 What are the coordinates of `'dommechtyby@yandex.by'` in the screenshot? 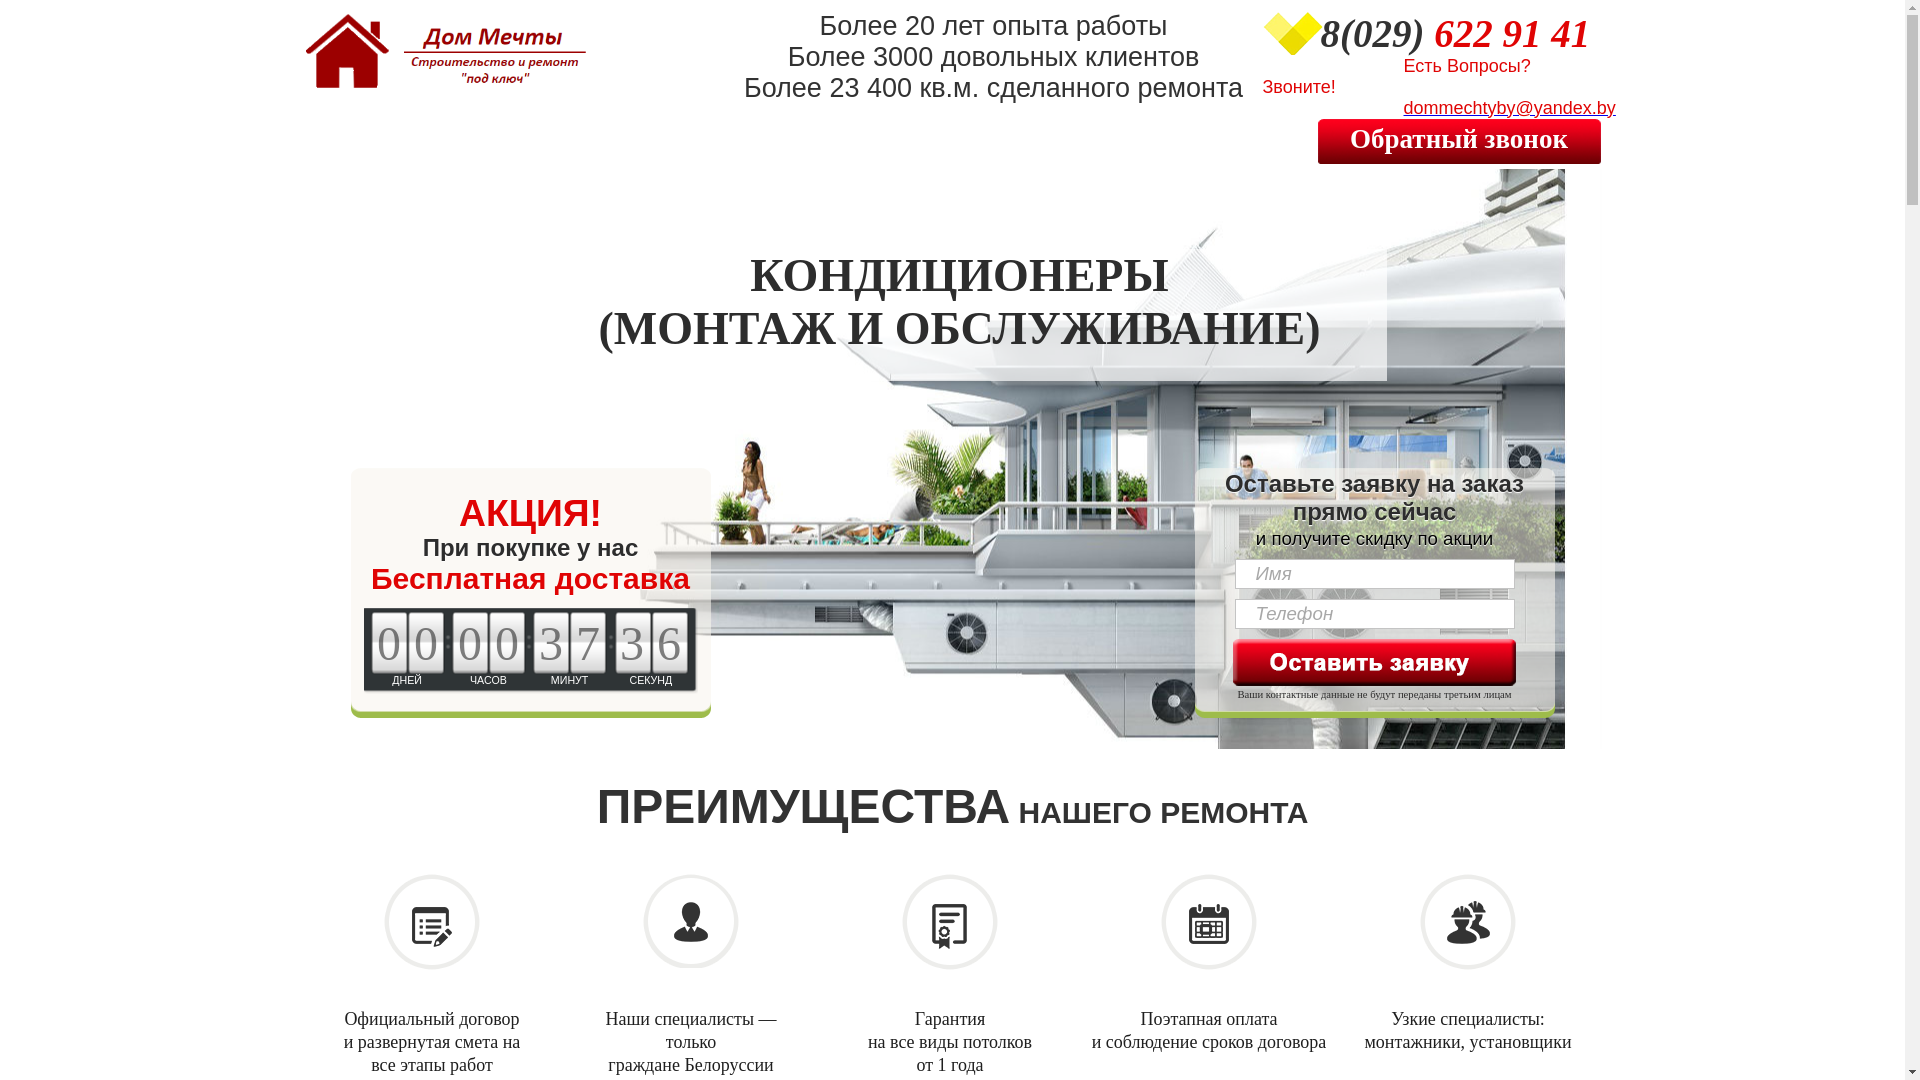 It's located at (1437, 109).